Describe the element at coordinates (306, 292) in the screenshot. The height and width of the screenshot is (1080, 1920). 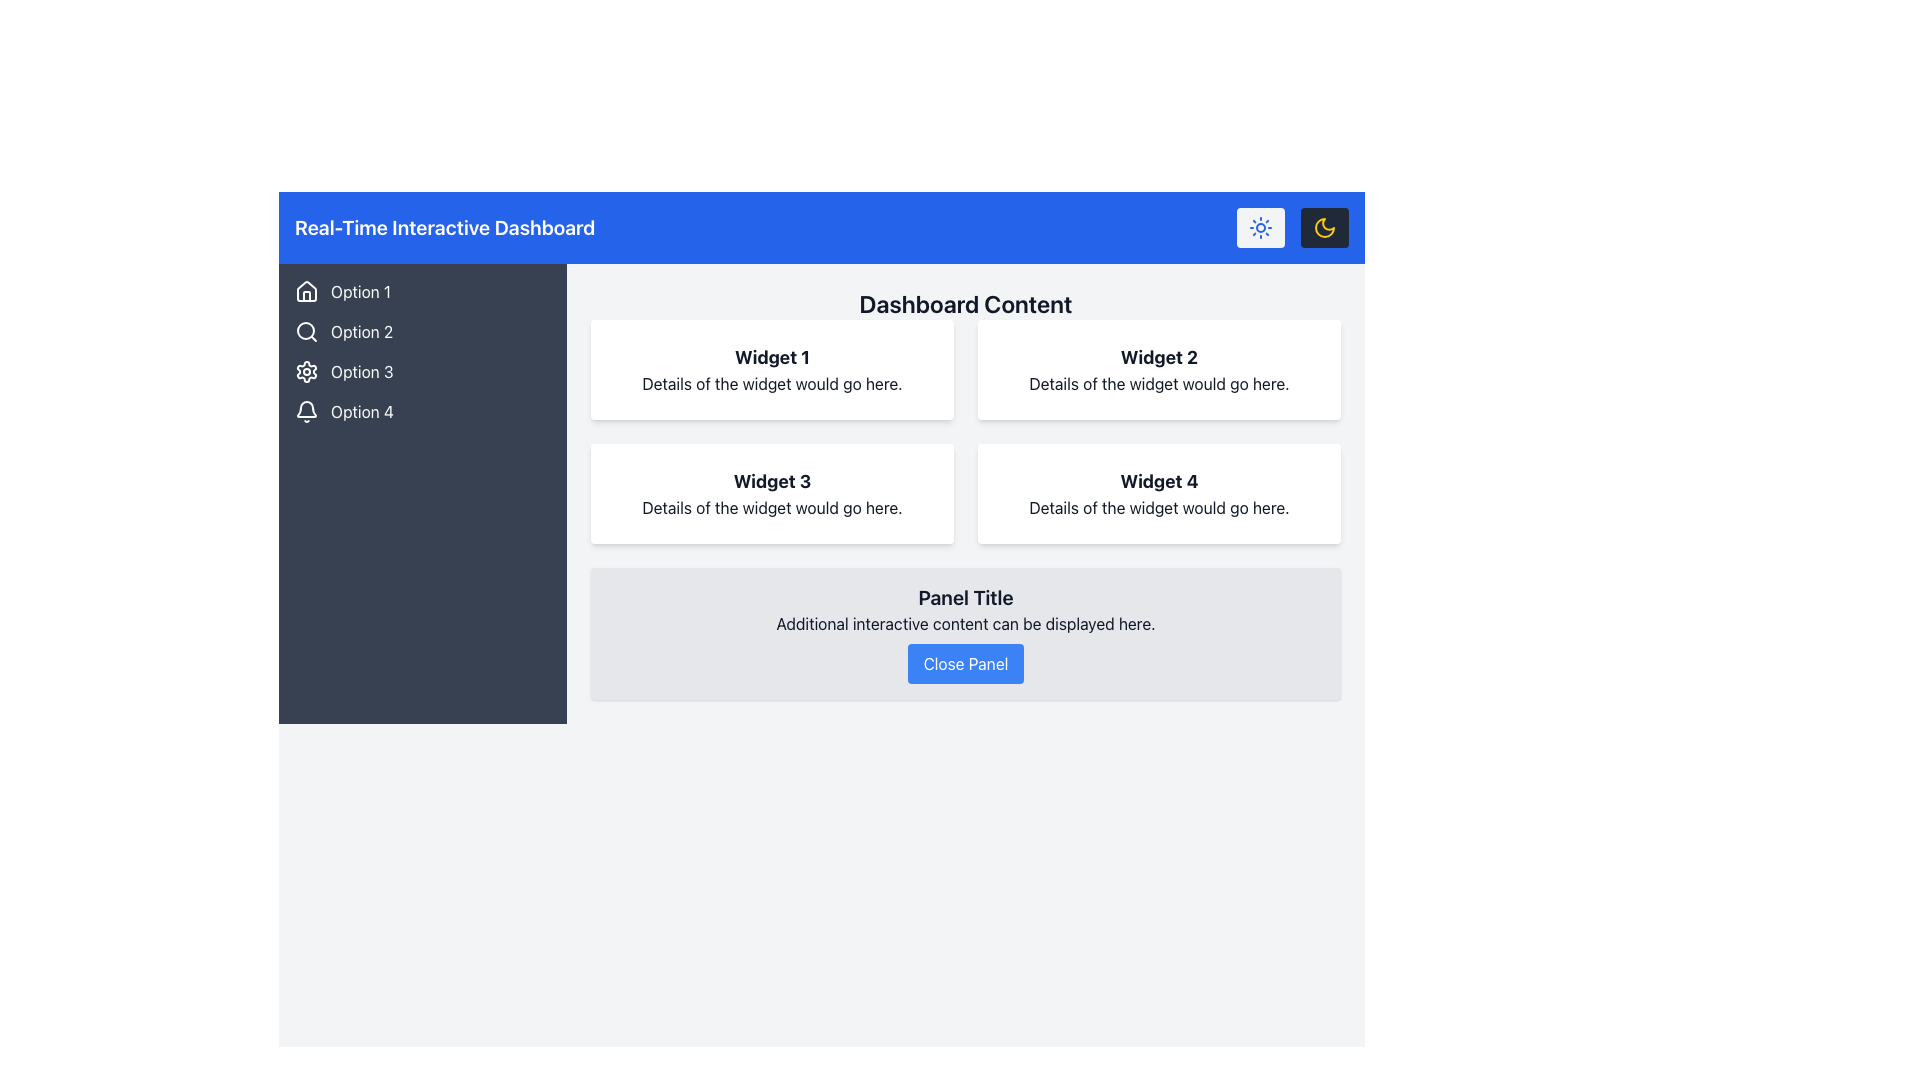
I see `the house icon in the top-left corner of the application` at that location.